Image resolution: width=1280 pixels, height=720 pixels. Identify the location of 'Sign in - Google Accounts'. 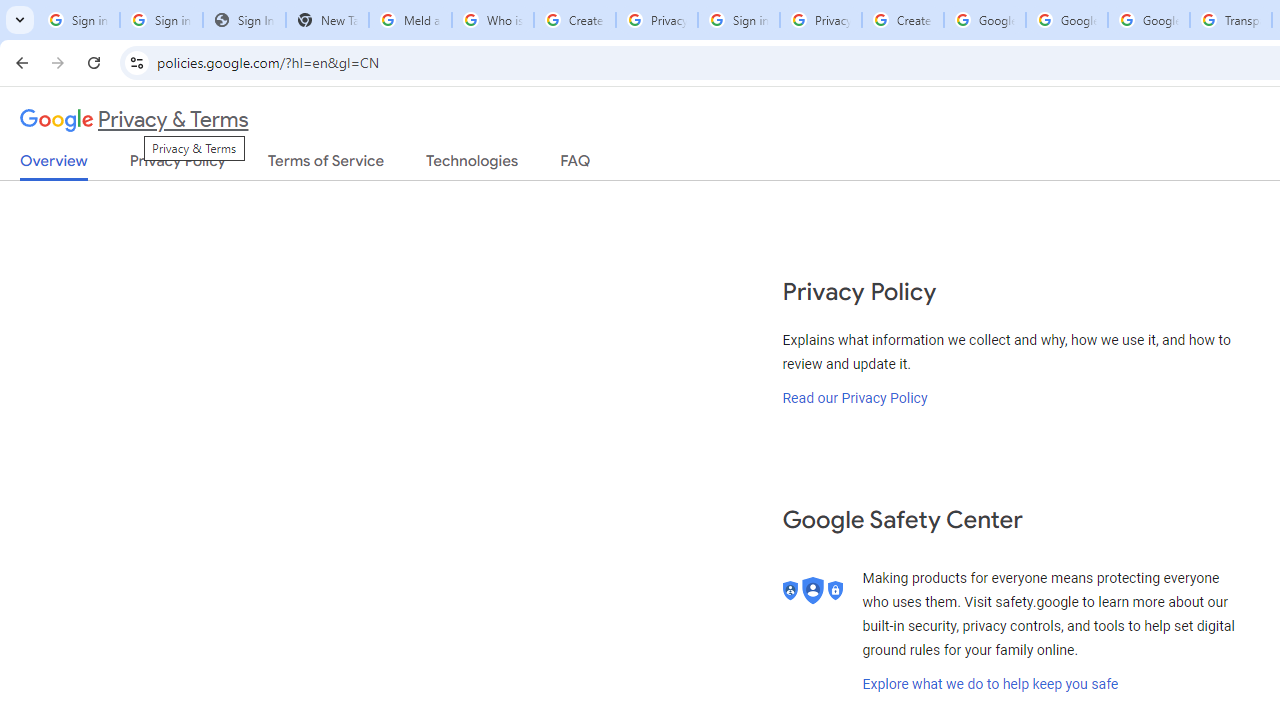
(737, 20).